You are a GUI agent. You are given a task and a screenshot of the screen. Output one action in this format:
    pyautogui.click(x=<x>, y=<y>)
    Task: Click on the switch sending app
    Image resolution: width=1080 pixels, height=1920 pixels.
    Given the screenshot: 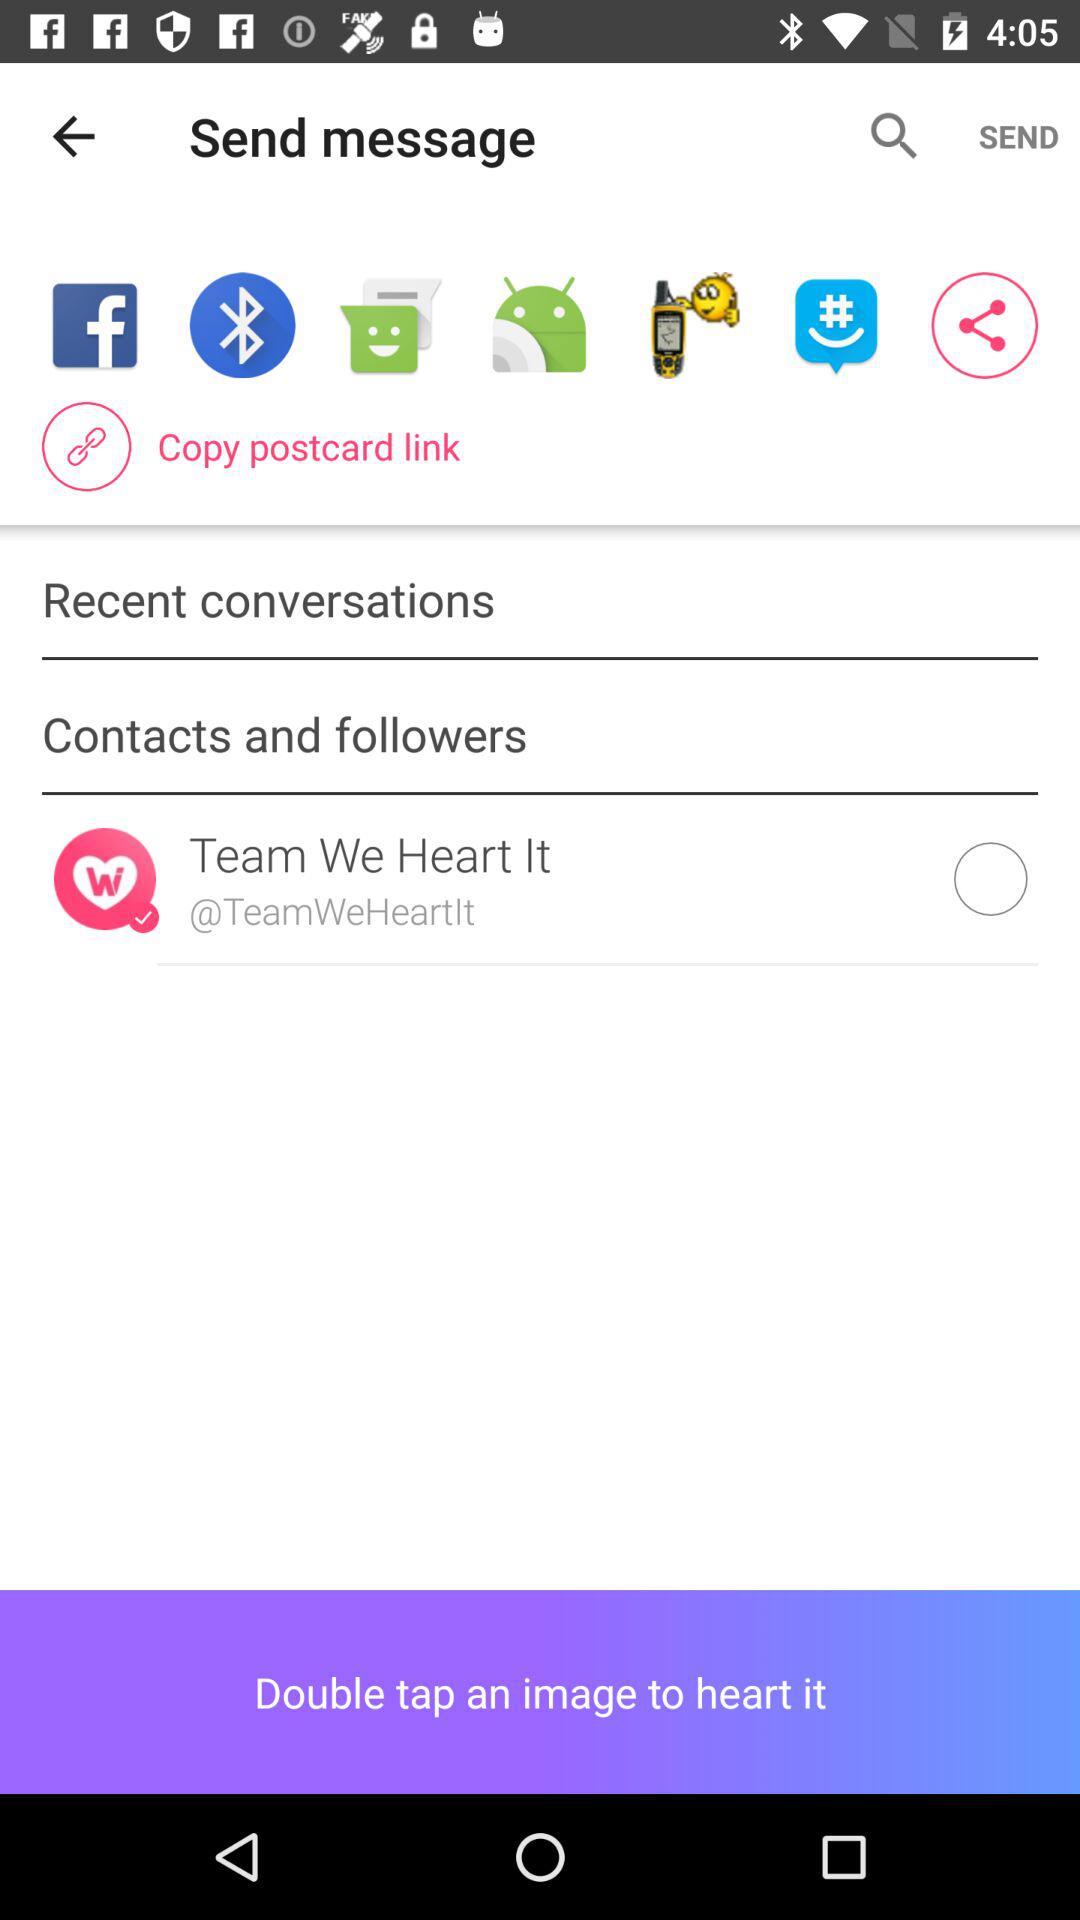 What is the action you would take?
    pyautogui.click(x=836, y=325)
    